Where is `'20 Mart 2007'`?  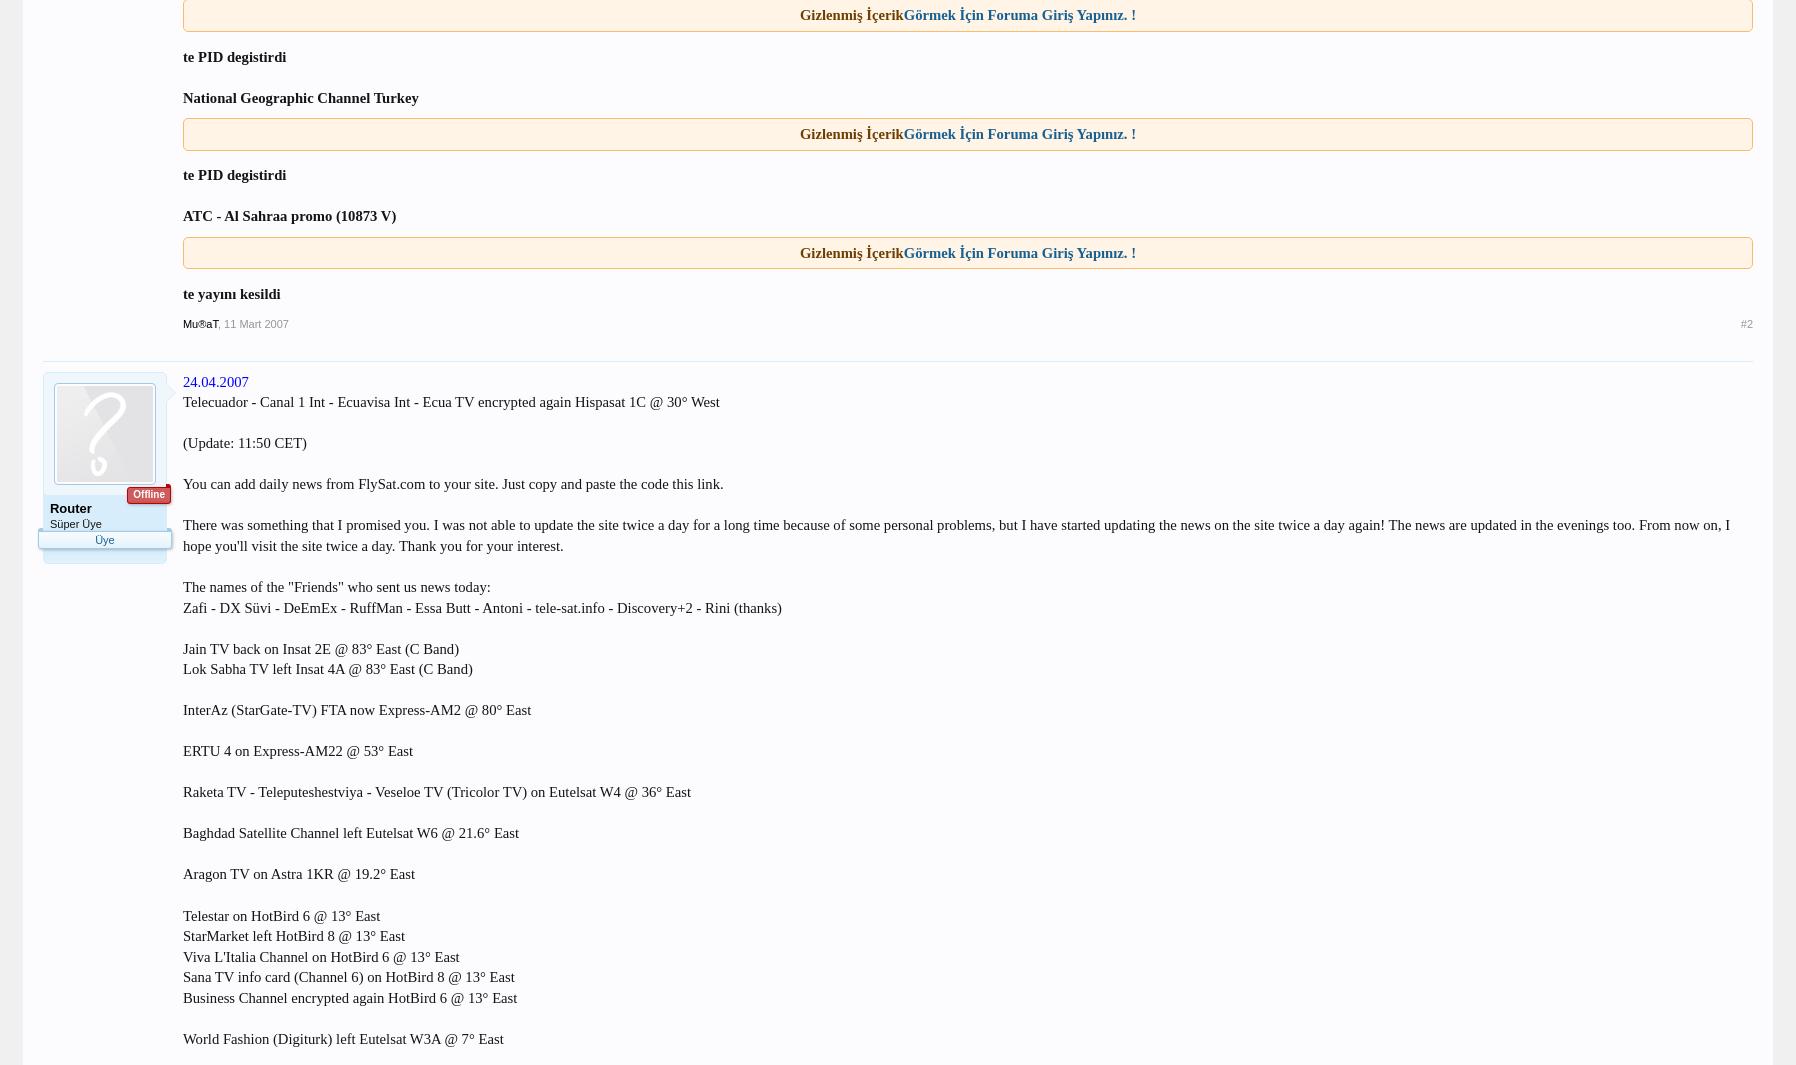
'20 Mart 2007' is located at coordinates (129, 567).